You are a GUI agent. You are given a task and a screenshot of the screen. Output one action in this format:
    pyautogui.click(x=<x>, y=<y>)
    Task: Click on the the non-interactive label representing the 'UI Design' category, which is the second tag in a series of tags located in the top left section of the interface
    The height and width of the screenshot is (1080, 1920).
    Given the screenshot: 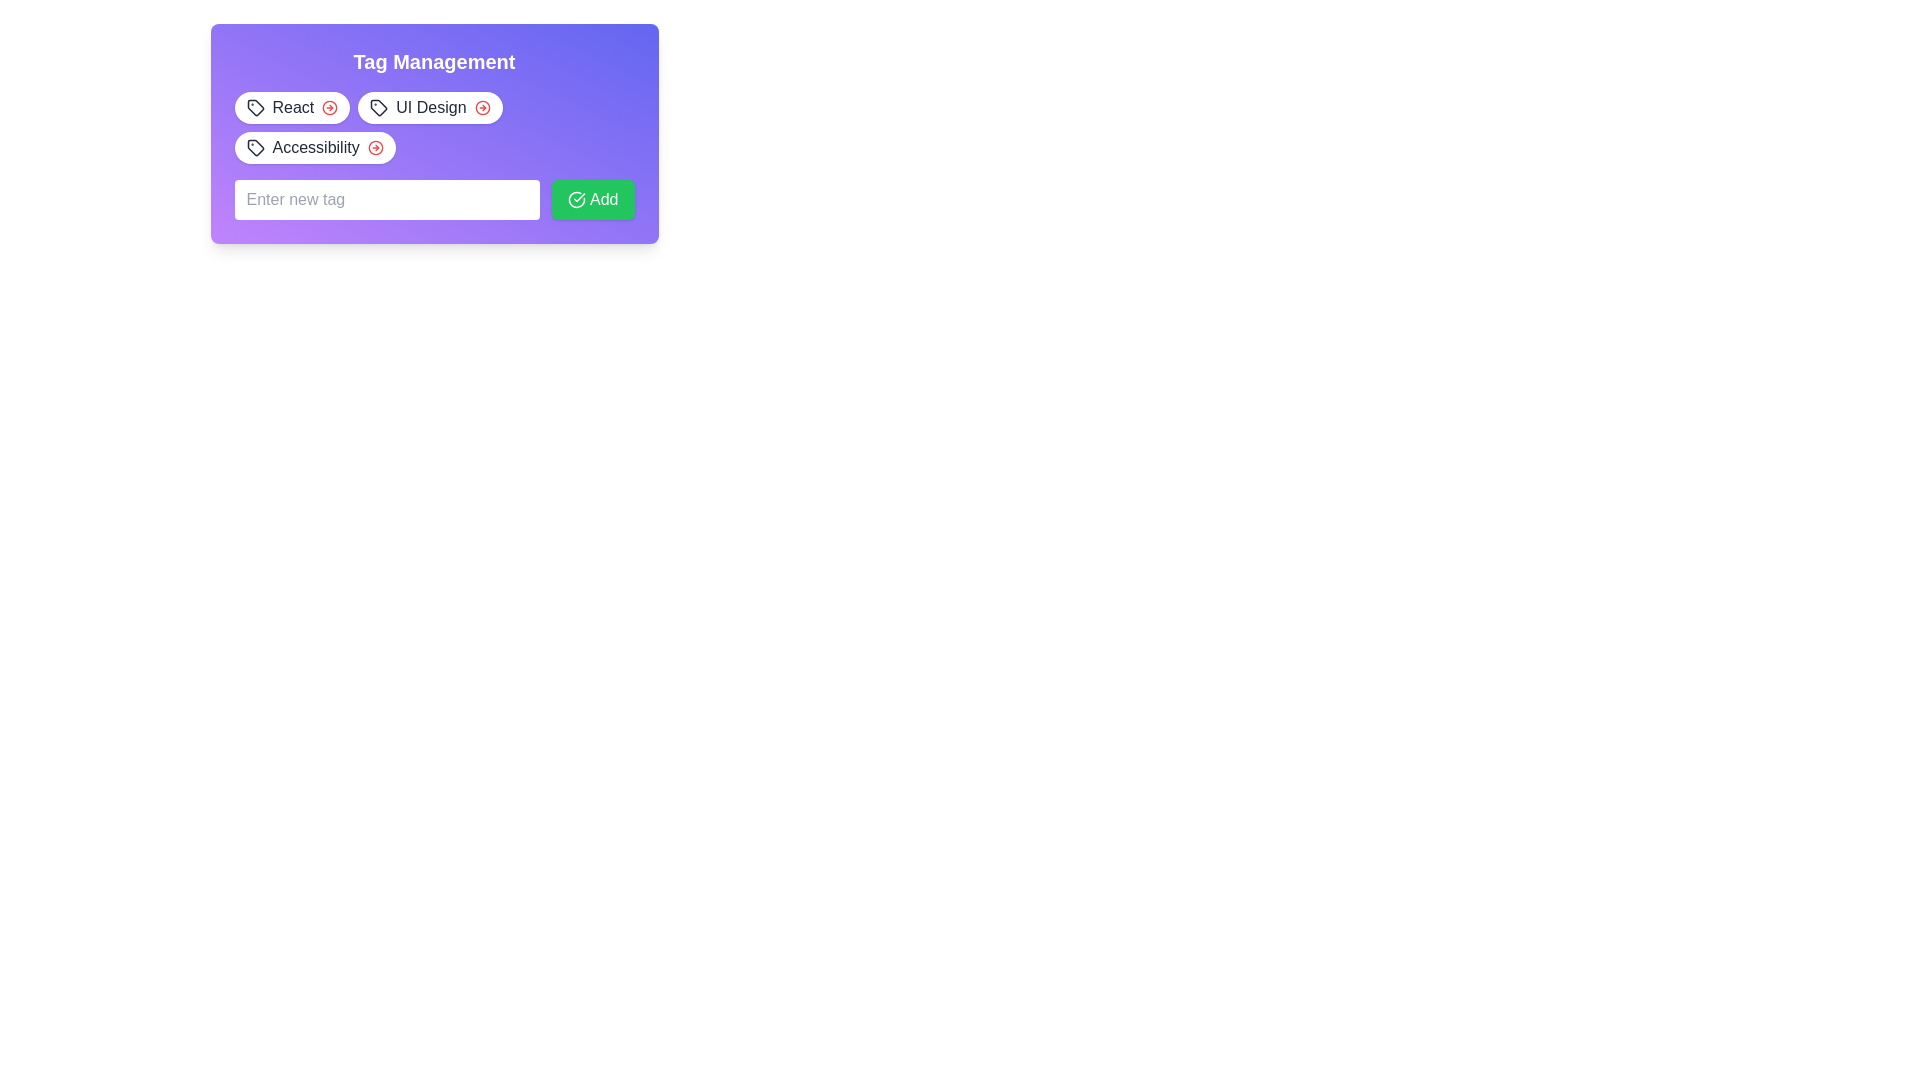 What is the action you would take?
    pyautogui.click(x=430, y=108)
    